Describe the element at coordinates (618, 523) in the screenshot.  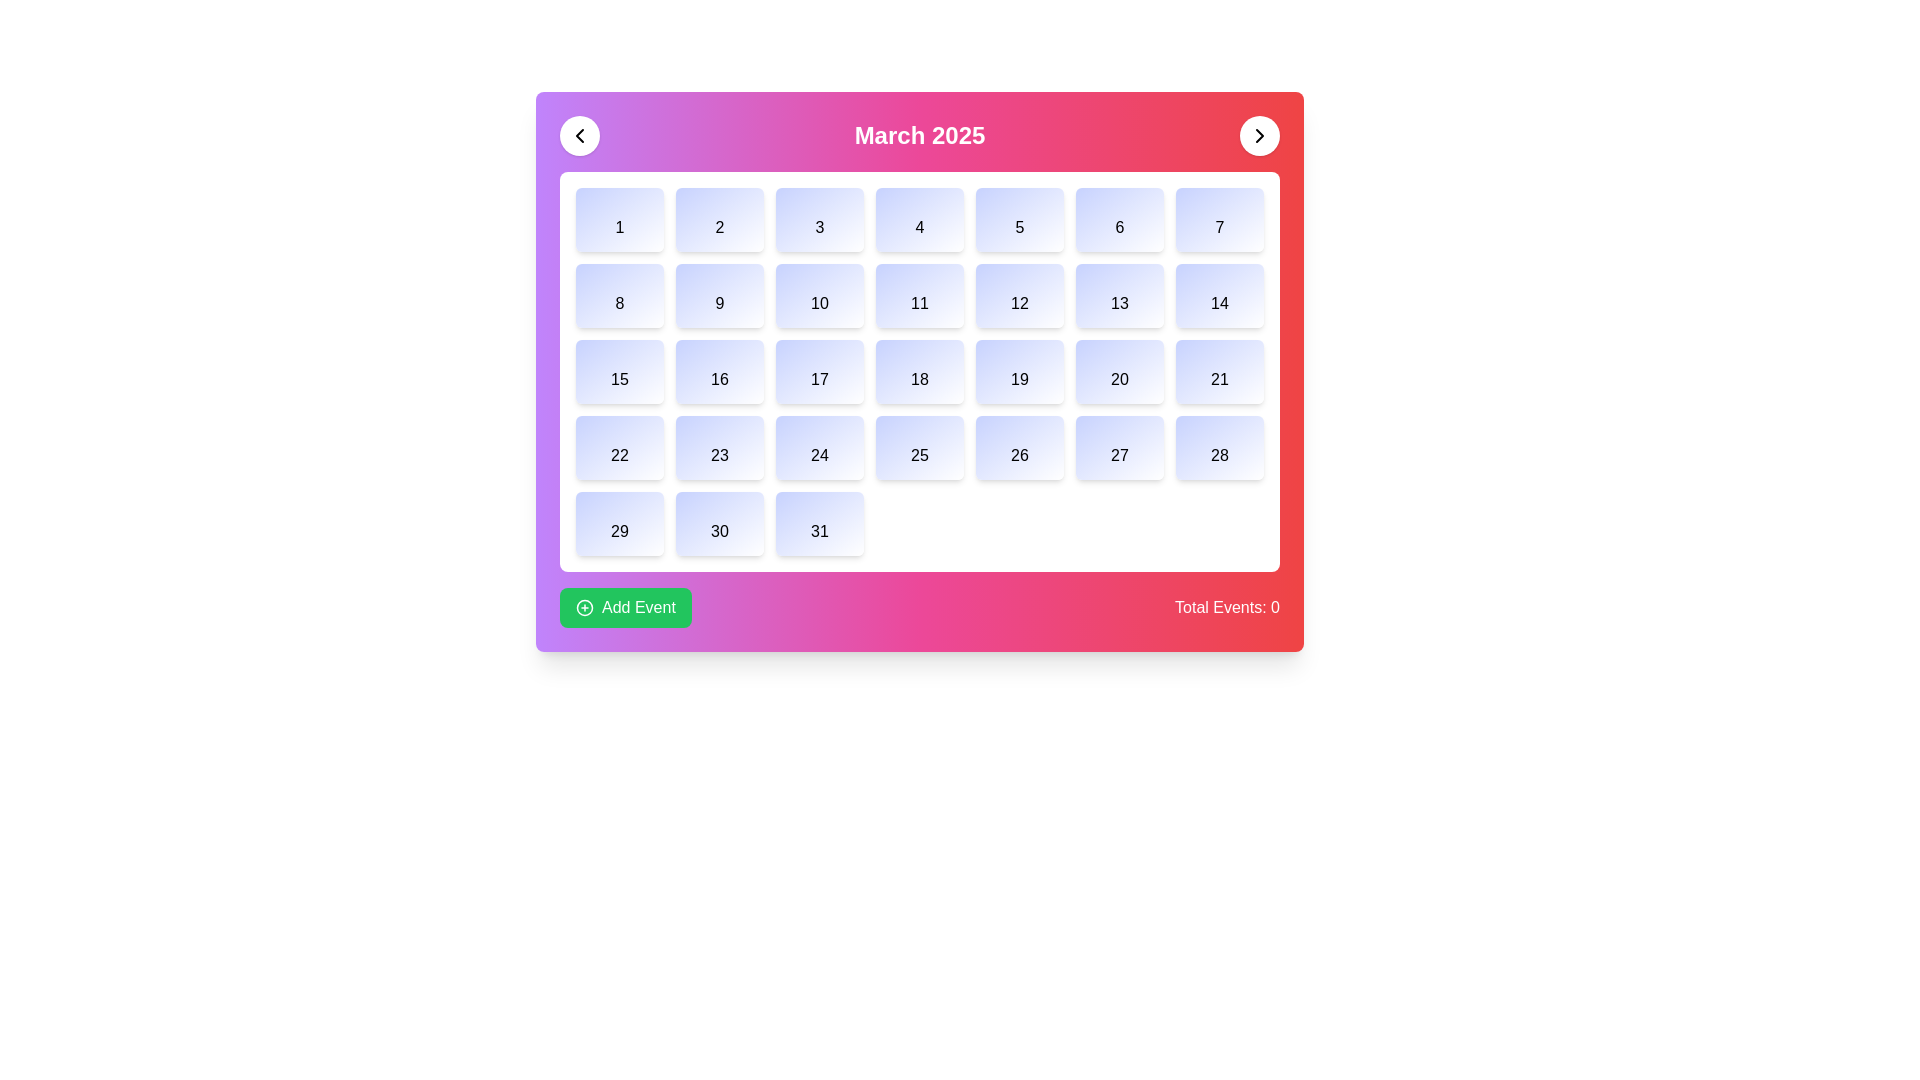
I see `the Text Display (Calendar Cell) representing the 29th day in the calendar` at that location.